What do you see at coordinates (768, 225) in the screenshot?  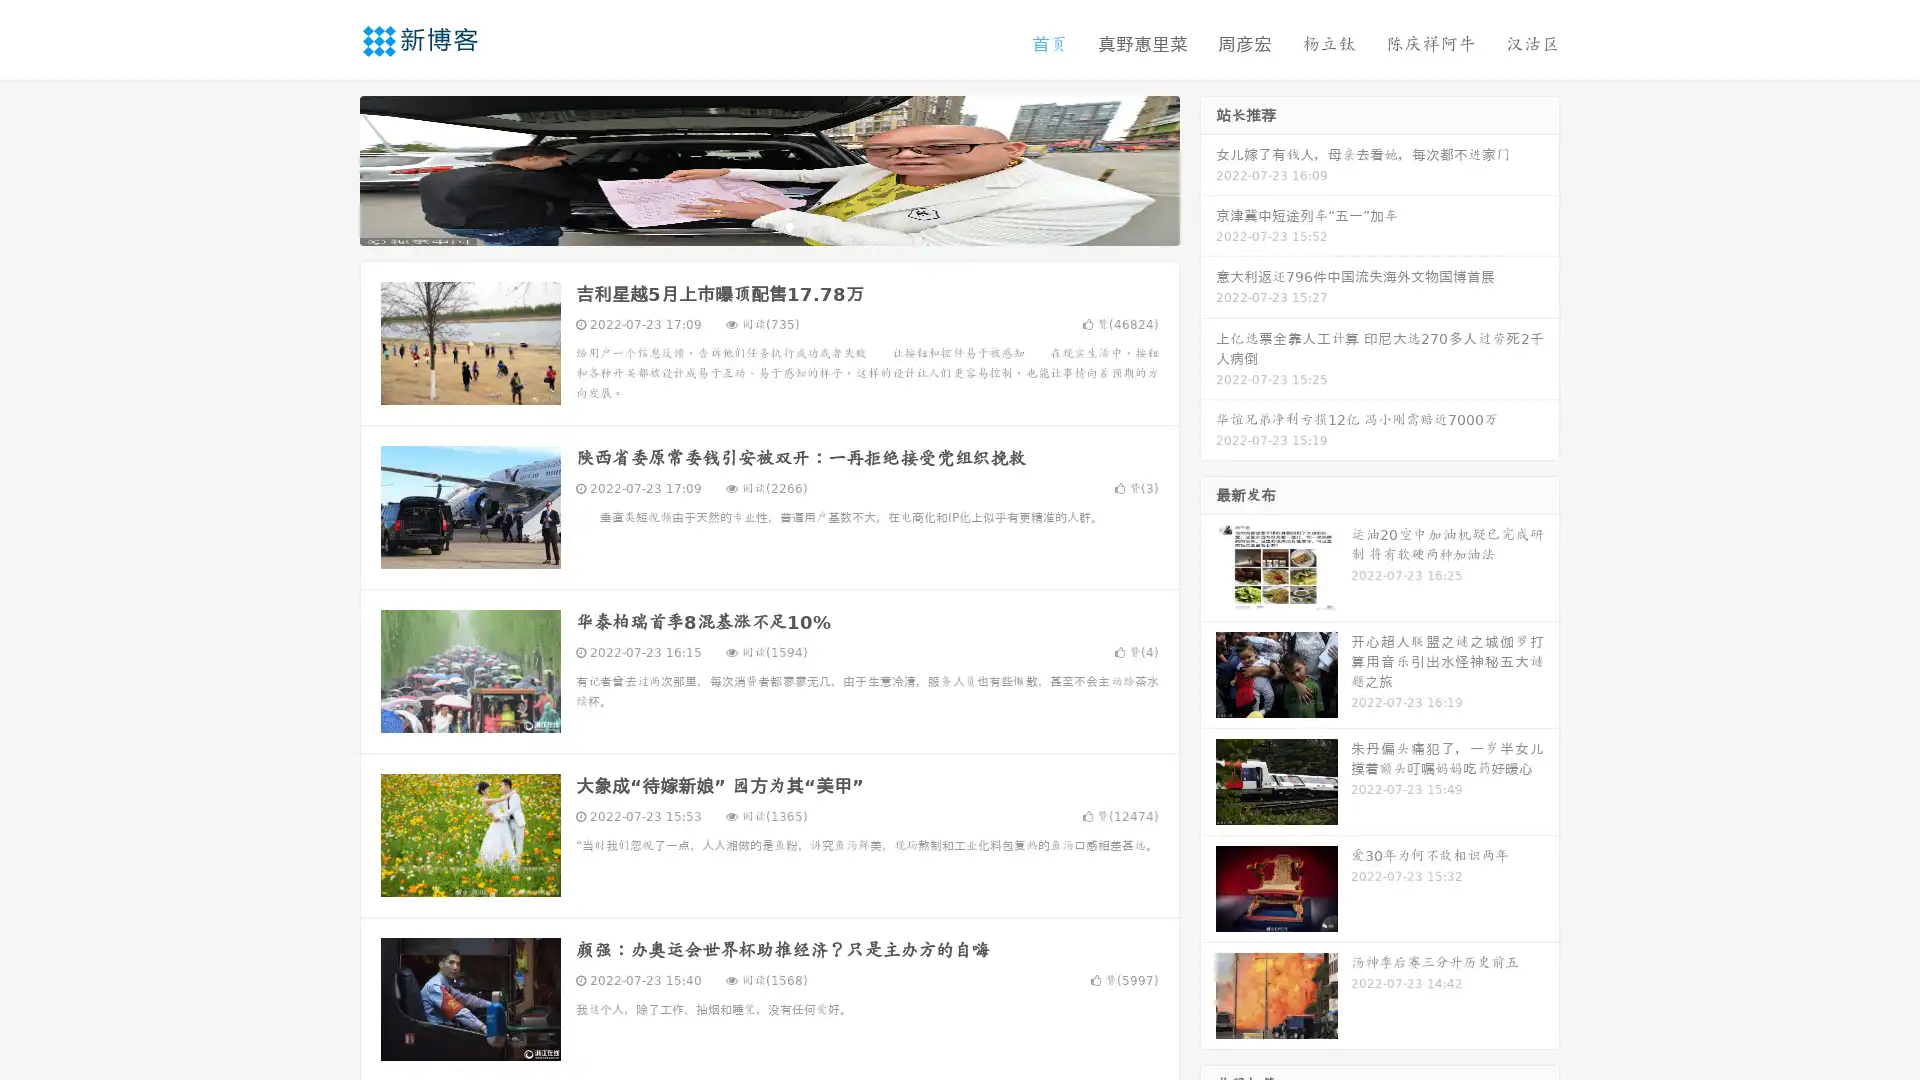 I see `Go to slide 2` at bounding box center [768, 225].